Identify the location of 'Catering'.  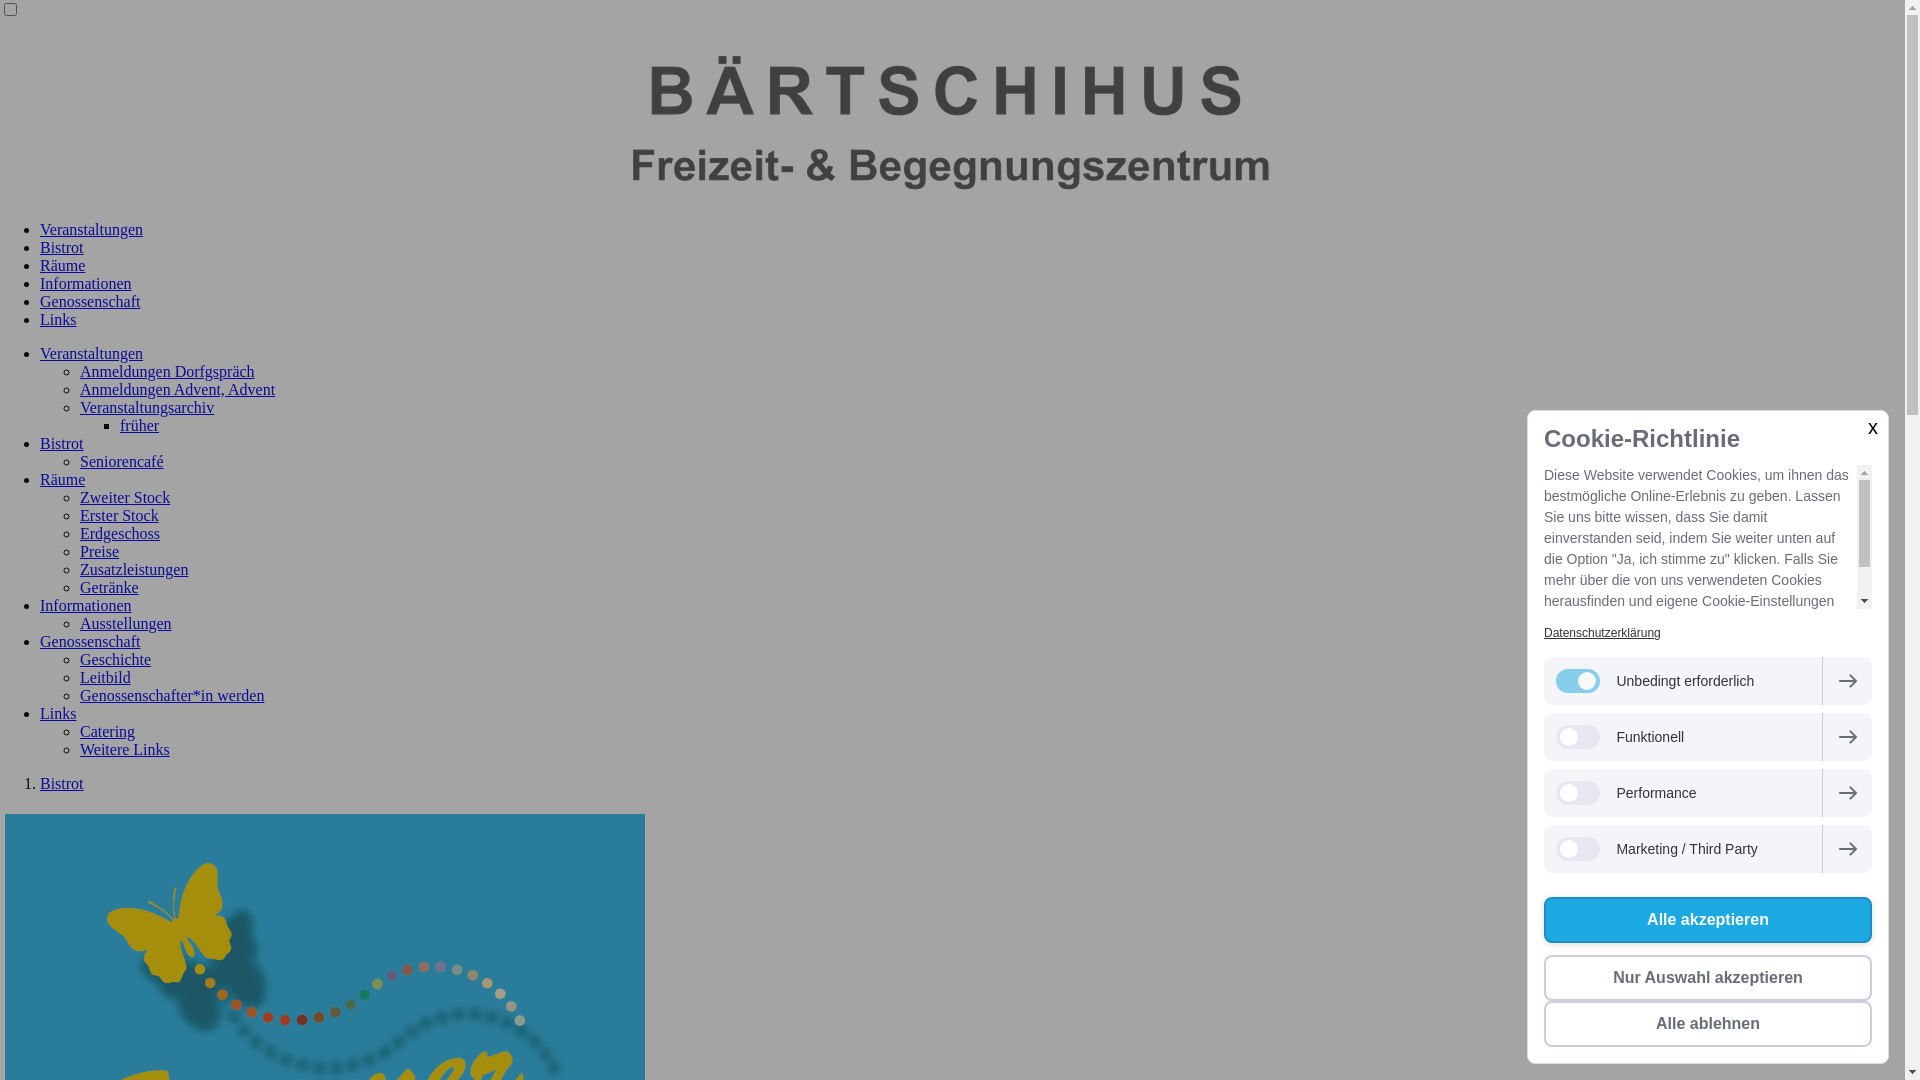
(80, 731).